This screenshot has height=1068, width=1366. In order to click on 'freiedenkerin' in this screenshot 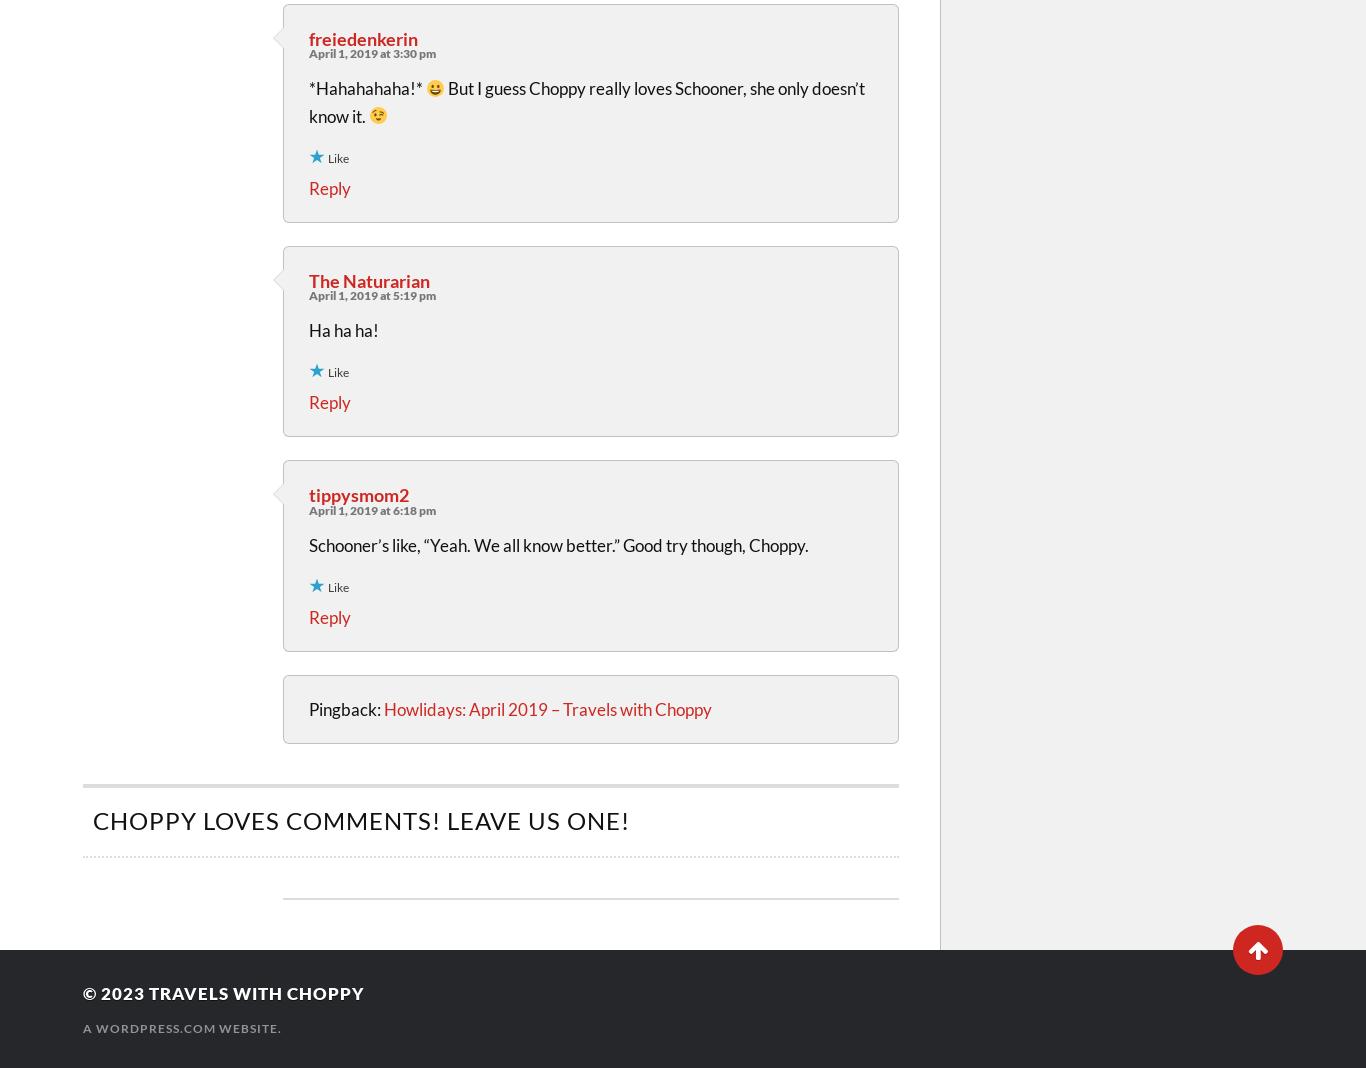, I will do `click(362, 37)`.